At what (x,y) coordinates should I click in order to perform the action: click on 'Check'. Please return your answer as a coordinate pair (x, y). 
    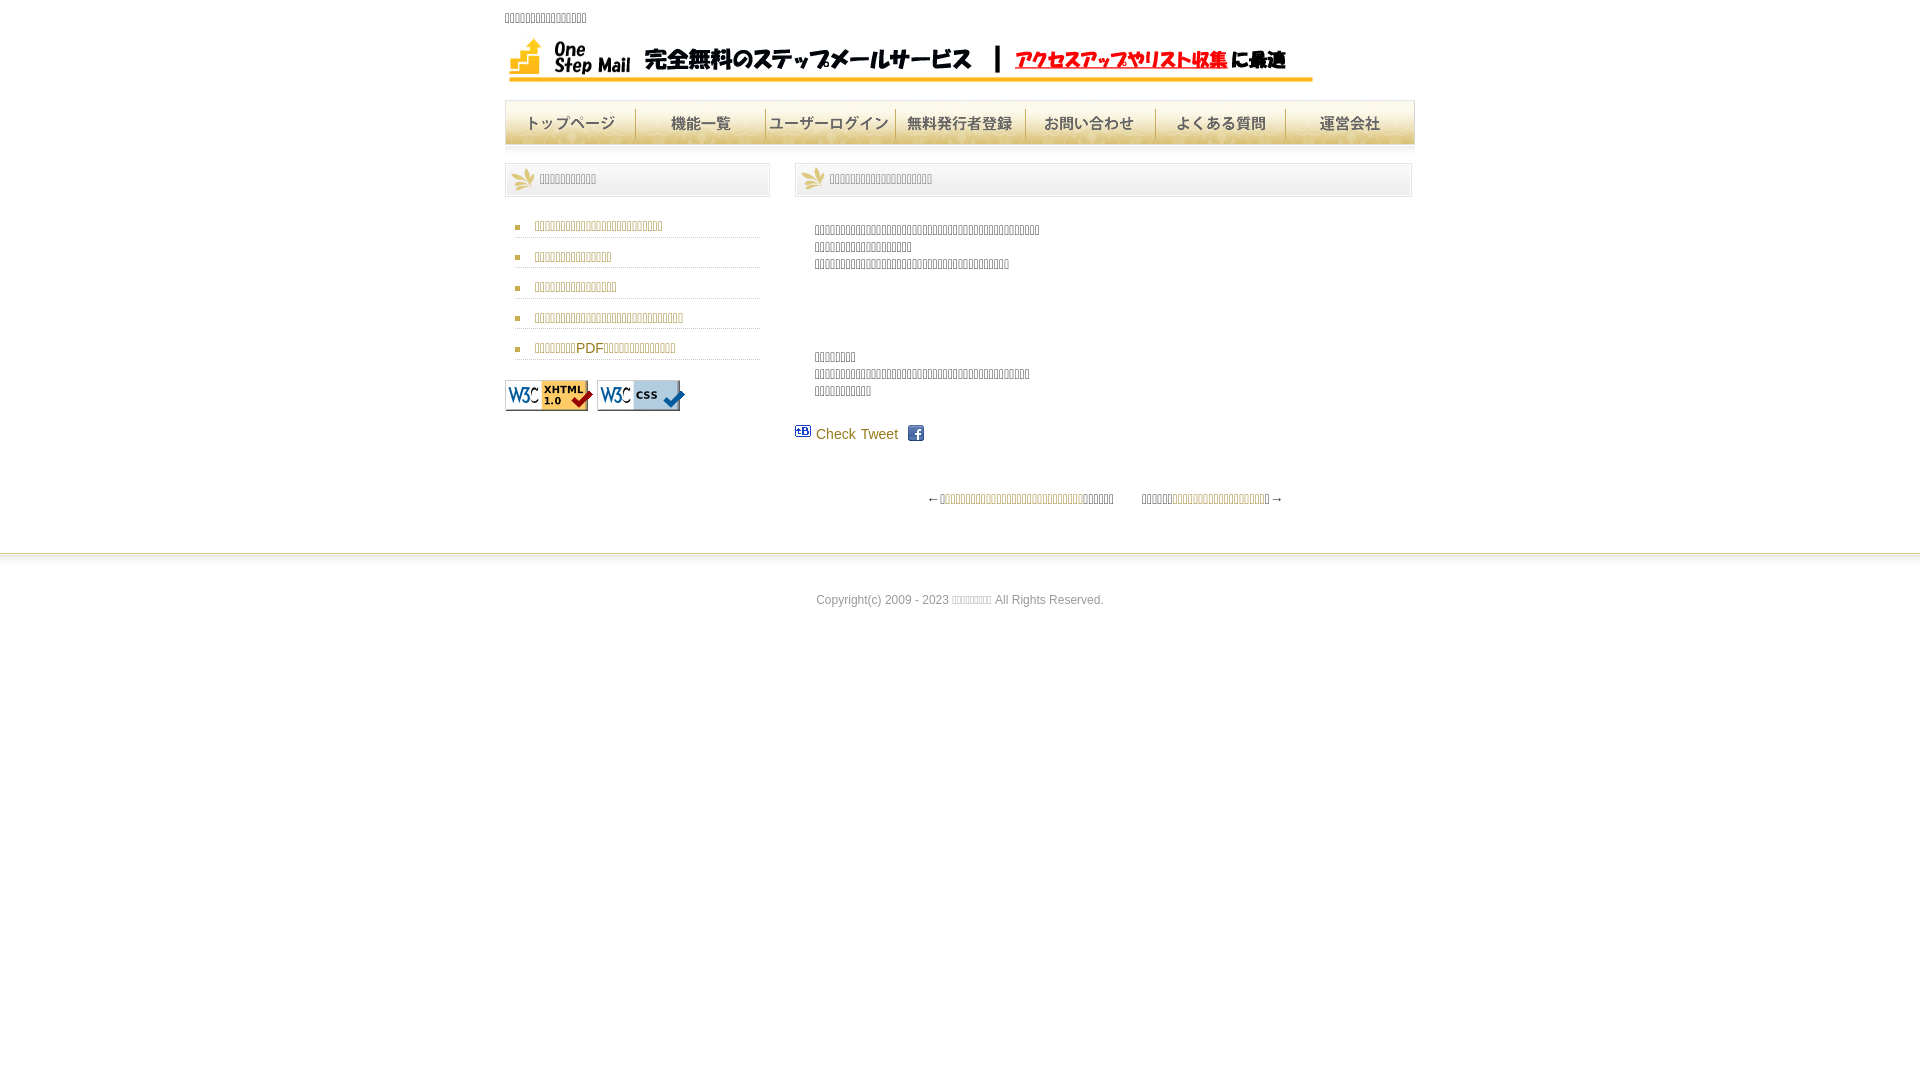
    Looking at the image, I should click on (835, 433).